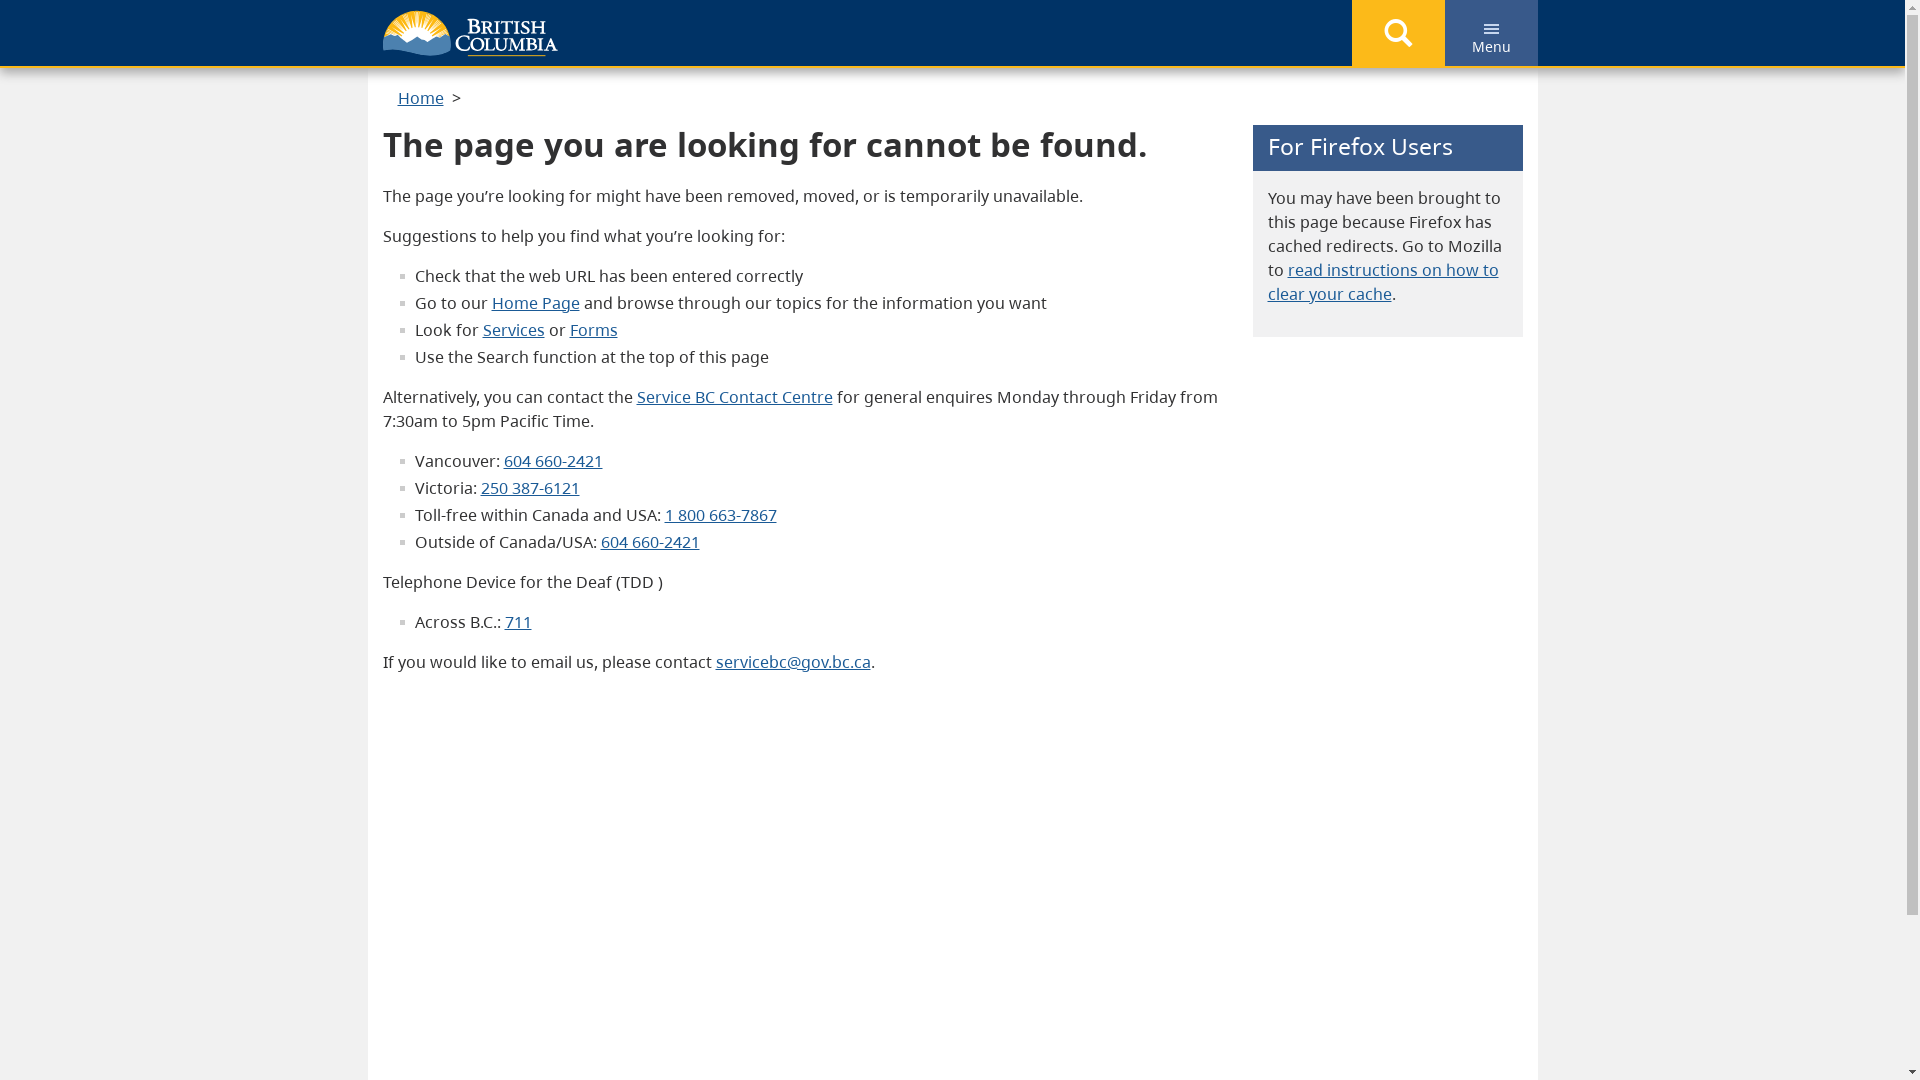 This screenshot has height=1080, width=1920. I want to click on 'servicebc@gov.bc.ca', so click(792, 662).